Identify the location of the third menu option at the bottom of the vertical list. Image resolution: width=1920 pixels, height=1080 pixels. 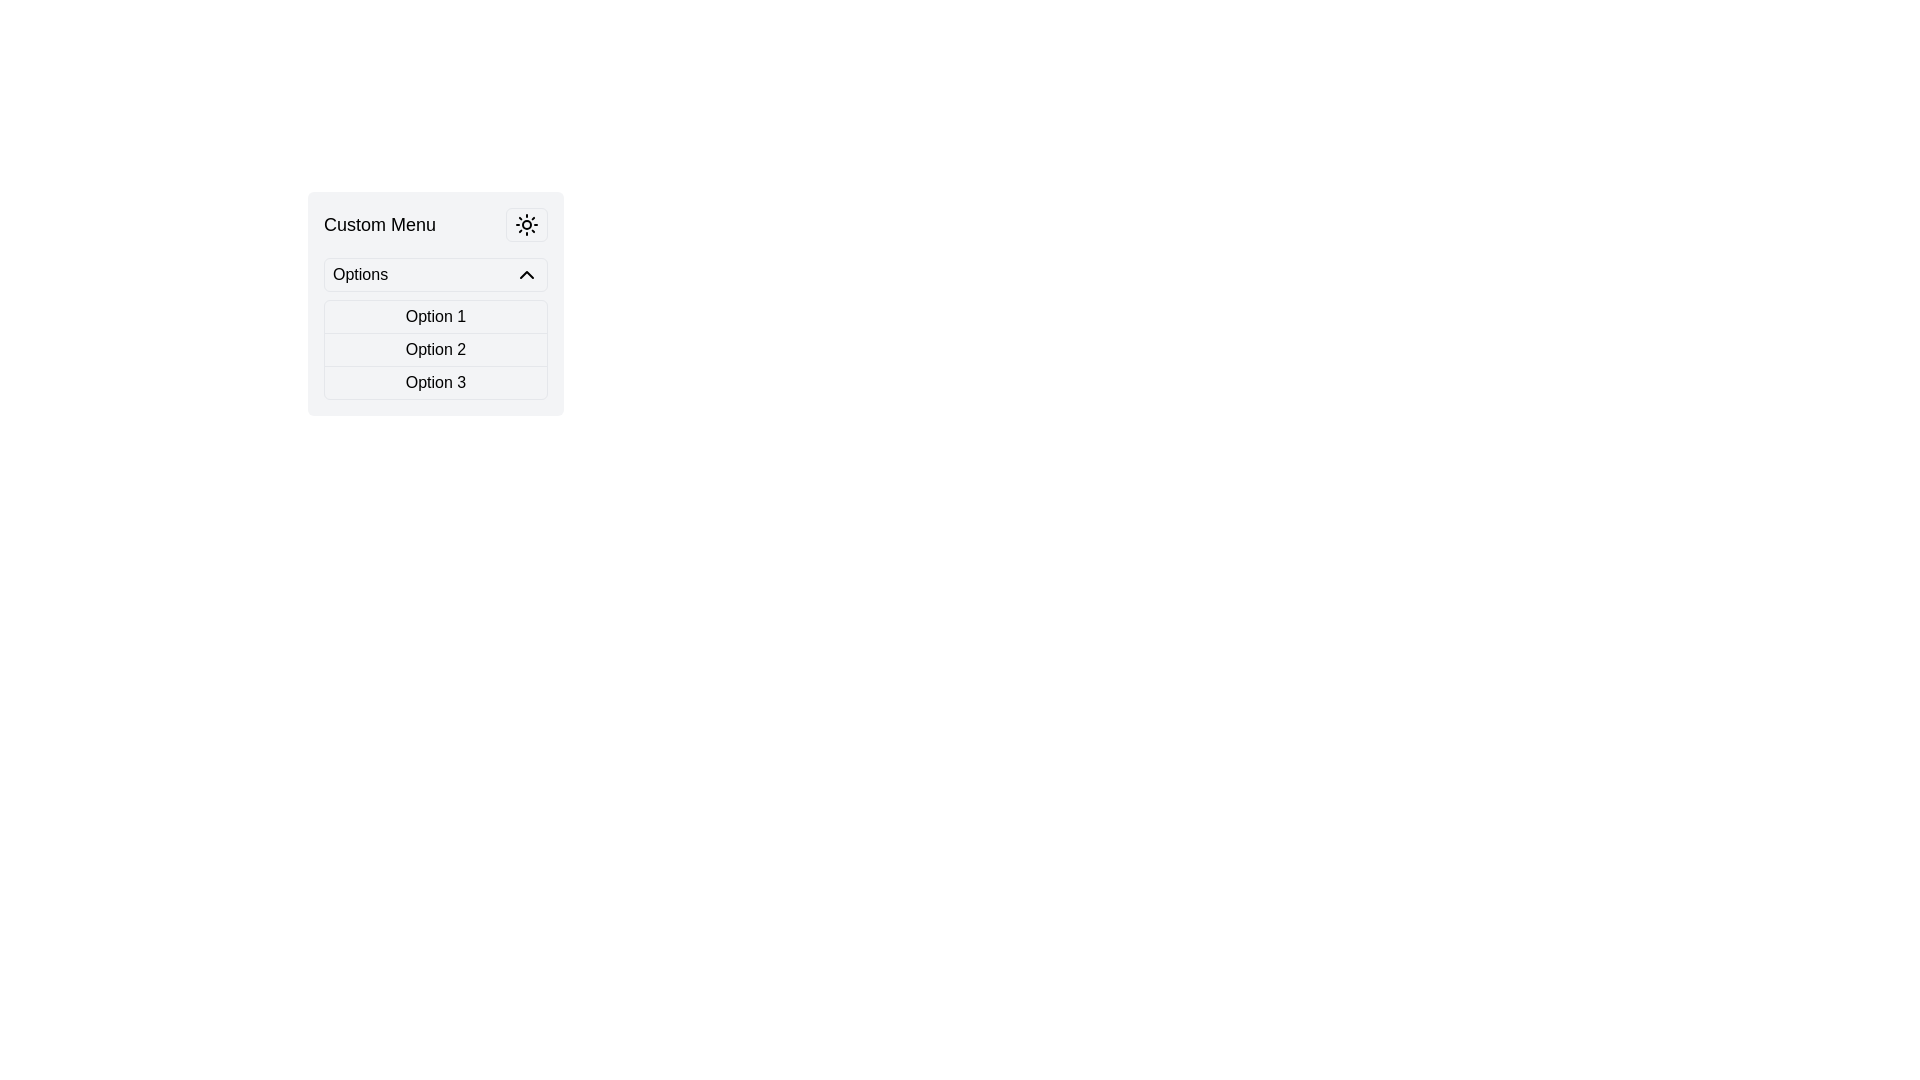
(435, 382).